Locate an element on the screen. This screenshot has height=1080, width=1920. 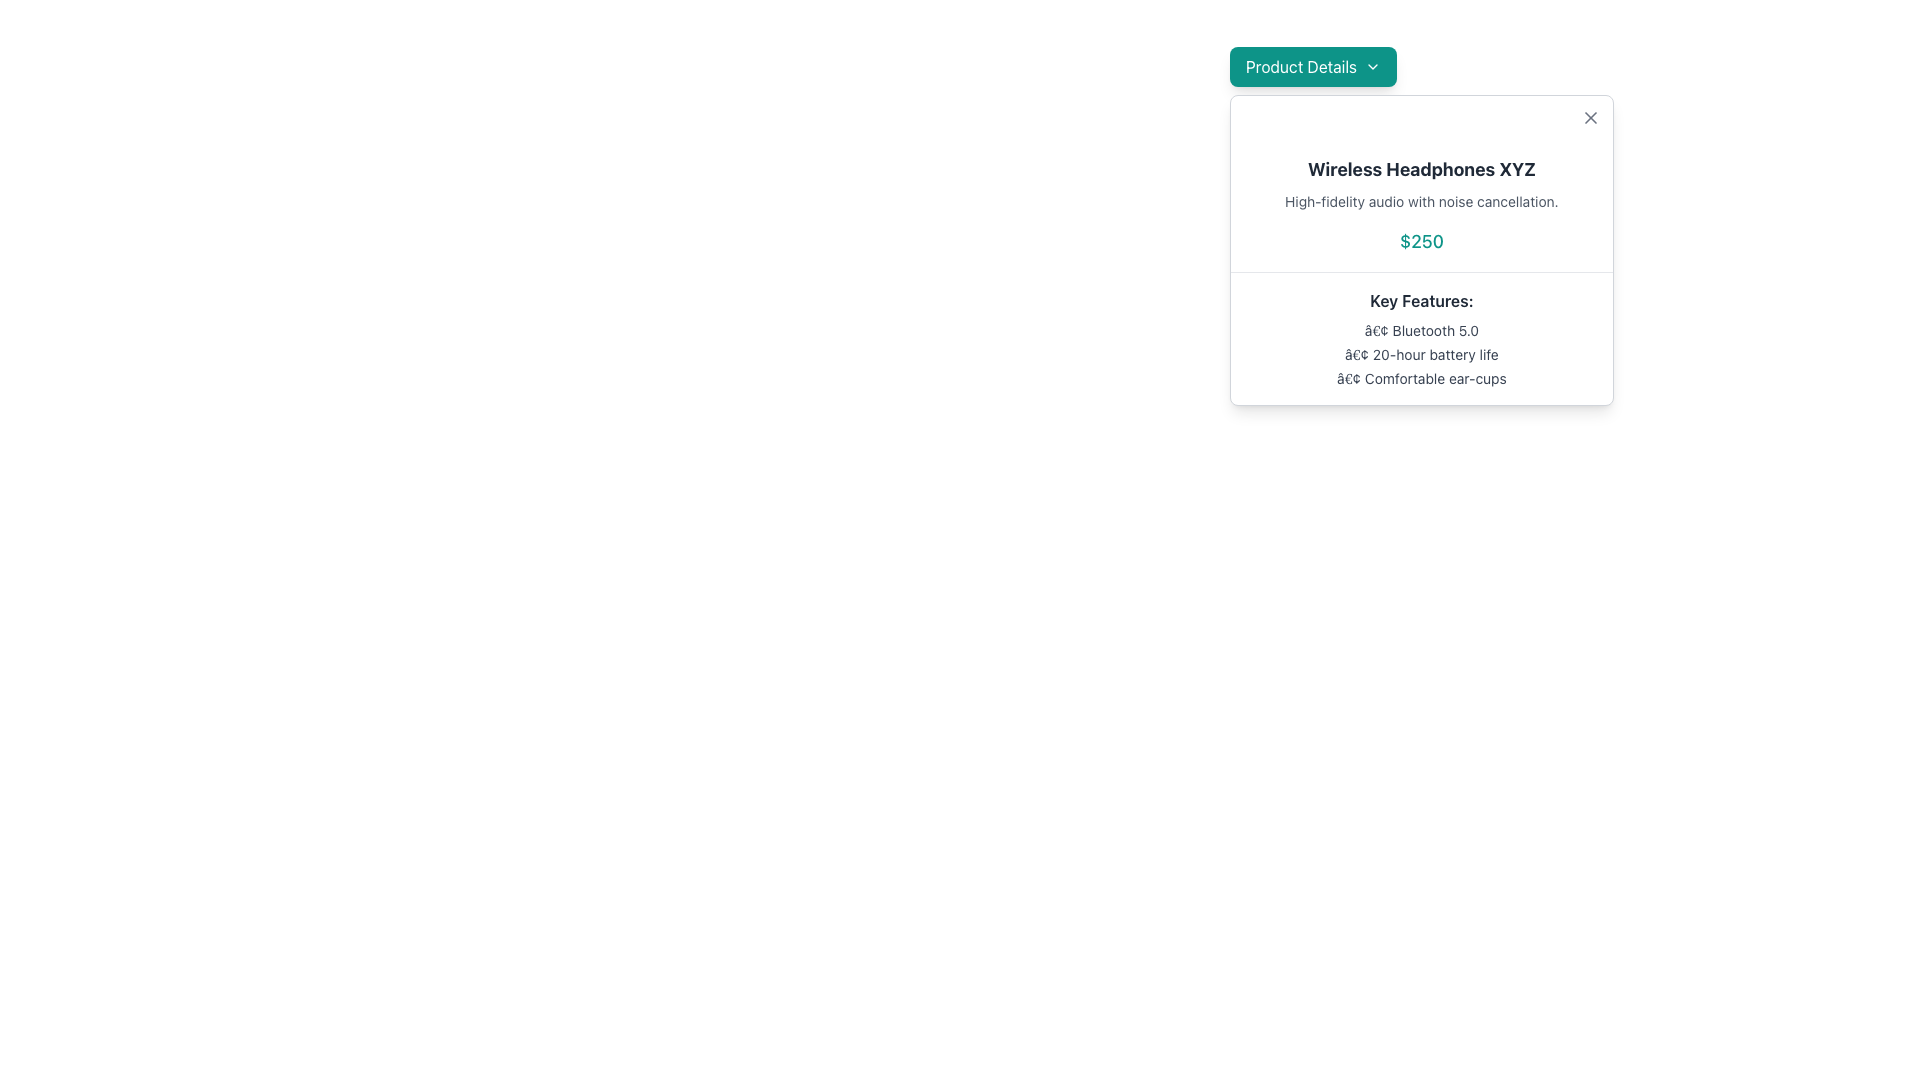
feature description displayed as '• Bluetooth 5.0', which is the first item in the vertical list of key features under the 'Key Features' title is located at coordinates (1420, 330).